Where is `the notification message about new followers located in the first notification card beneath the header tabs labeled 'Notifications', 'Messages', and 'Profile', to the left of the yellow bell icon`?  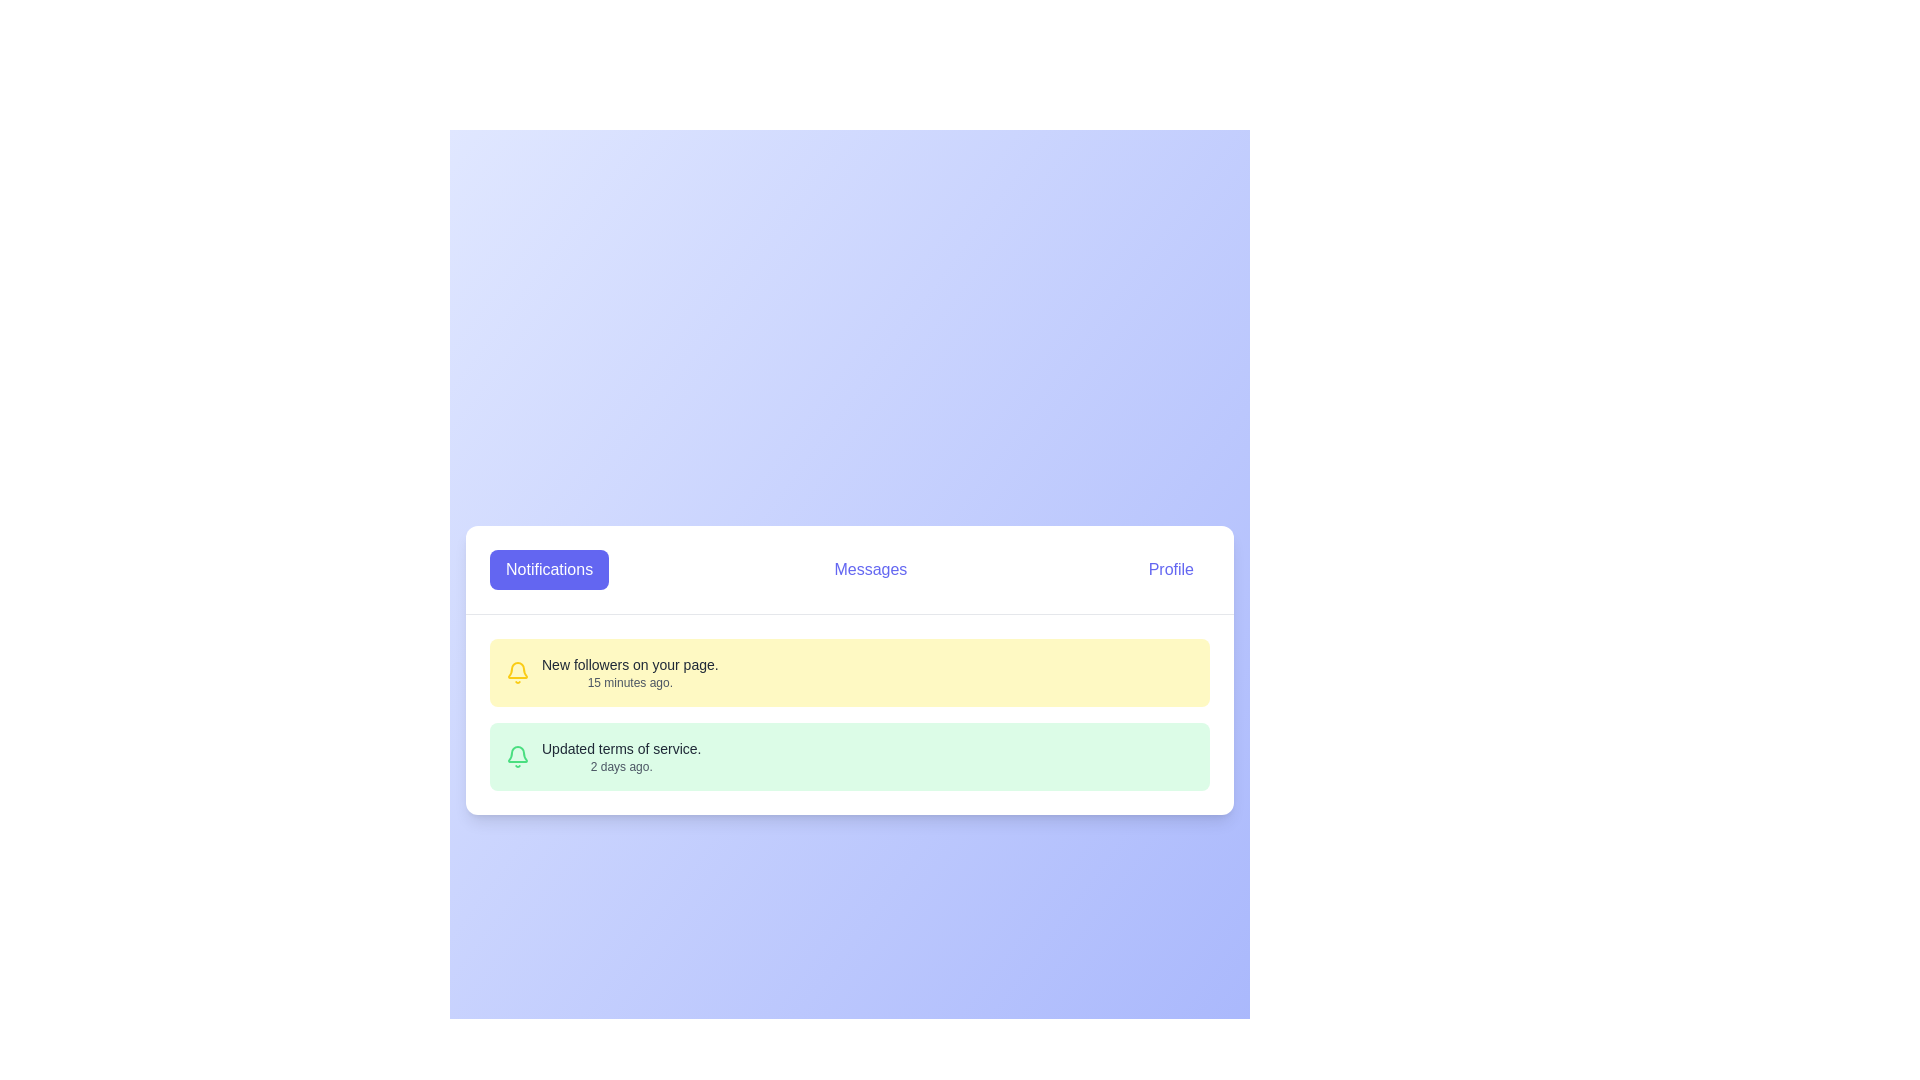 the notification message about new followers located in the first notification card beneath the header tabs labeled 'Notifications', 'Messages', and 'Profile', to the left of the yellow bell icon is located at coordinates (629, 672).